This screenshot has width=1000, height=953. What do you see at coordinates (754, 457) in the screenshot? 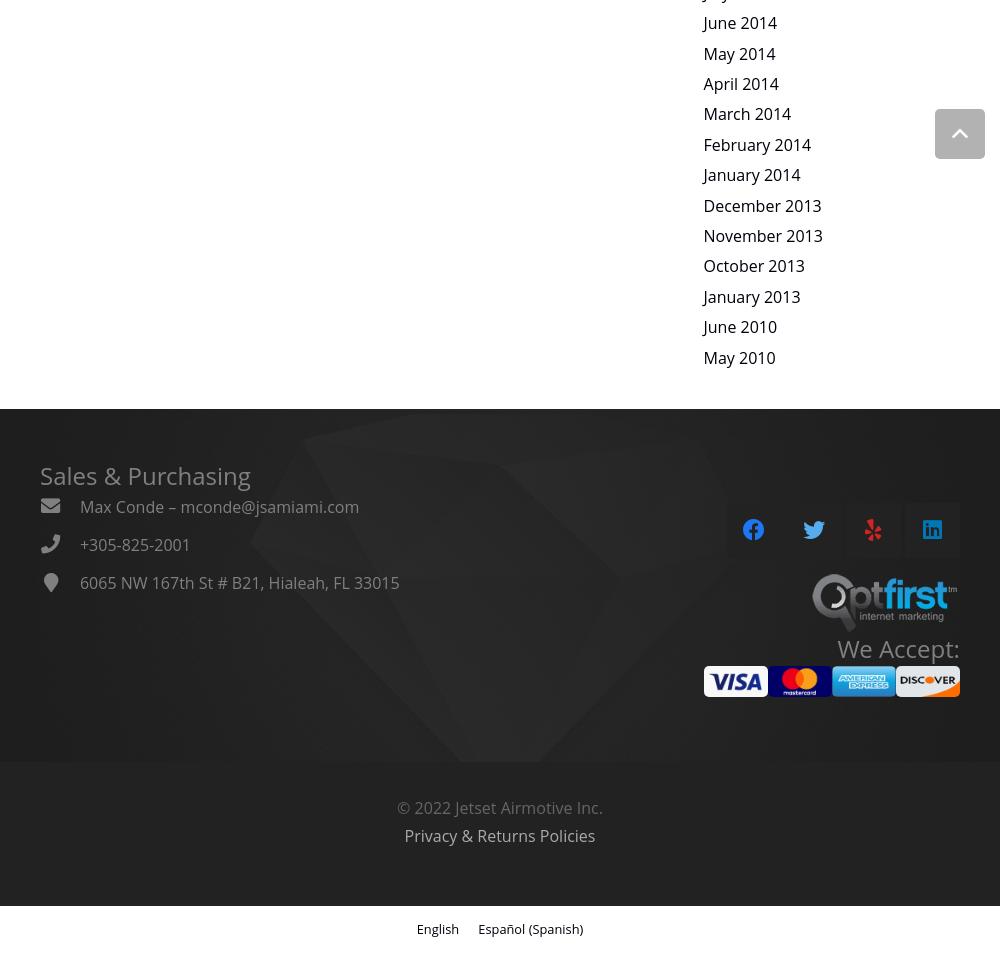
I see `'Facebook'` at bounding box center [754, 457].